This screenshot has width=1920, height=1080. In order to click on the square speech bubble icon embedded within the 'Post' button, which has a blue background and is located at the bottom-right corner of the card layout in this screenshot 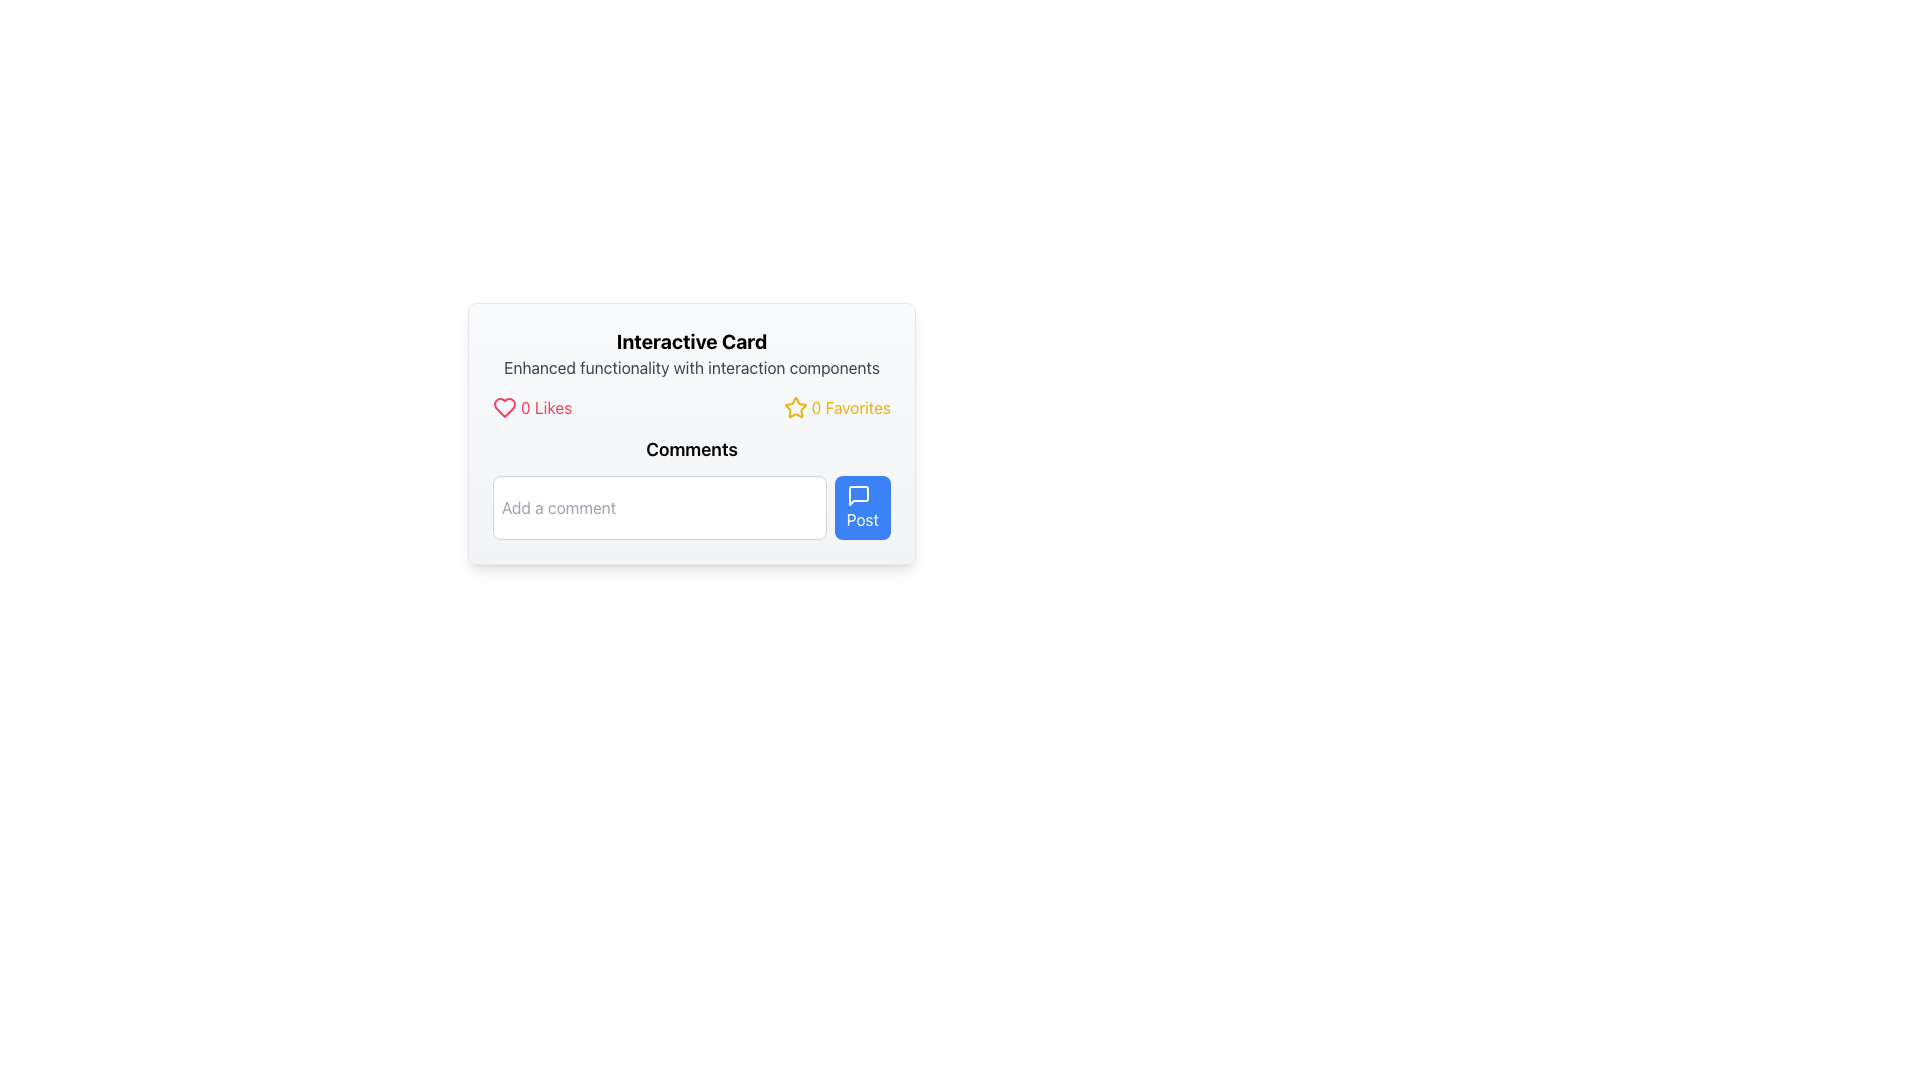, I will do `click(858, 495)`.